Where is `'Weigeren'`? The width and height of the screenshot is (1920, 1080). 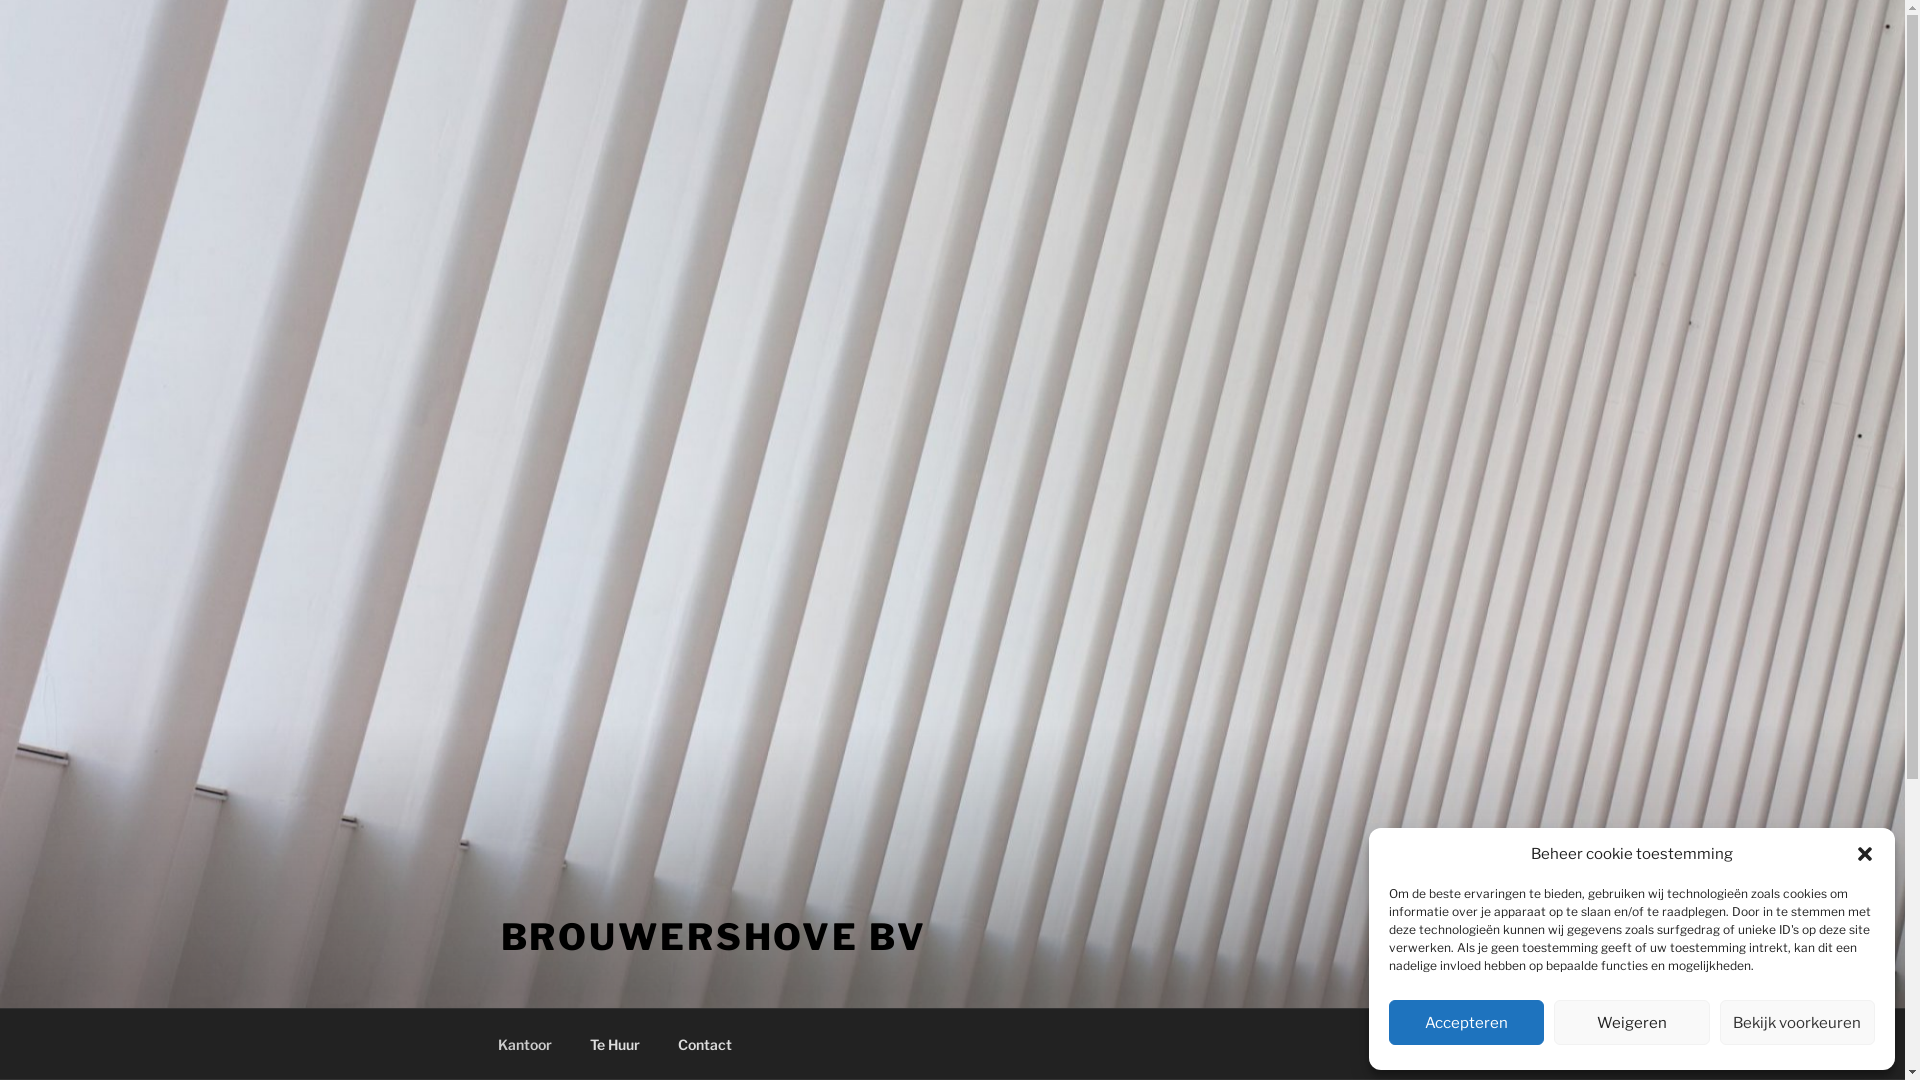
'Weigeren' is located at coordinates (1631, 1022).